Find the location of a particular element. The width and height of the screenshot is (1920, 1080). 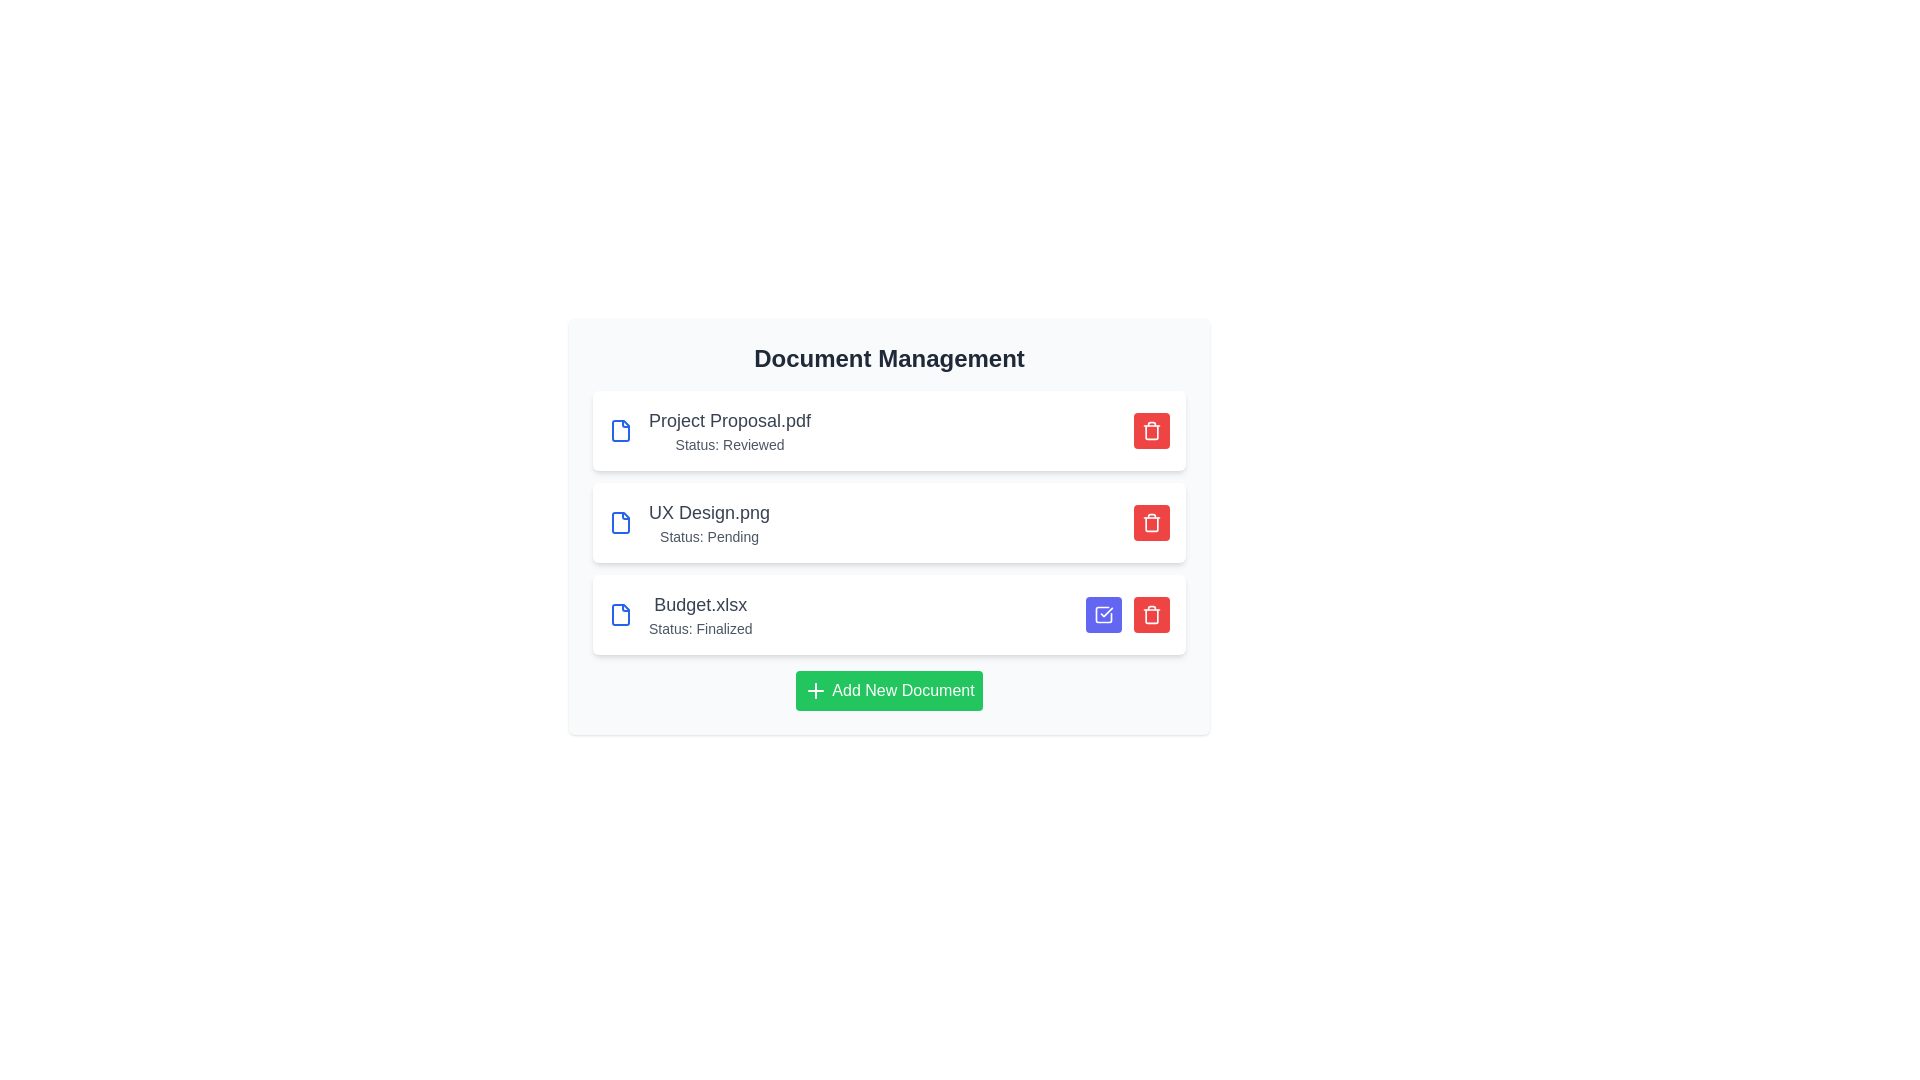

approval button for the 'Budget.xlsx' document to change its status to 'approved' is located at coordinates (1103, 613).